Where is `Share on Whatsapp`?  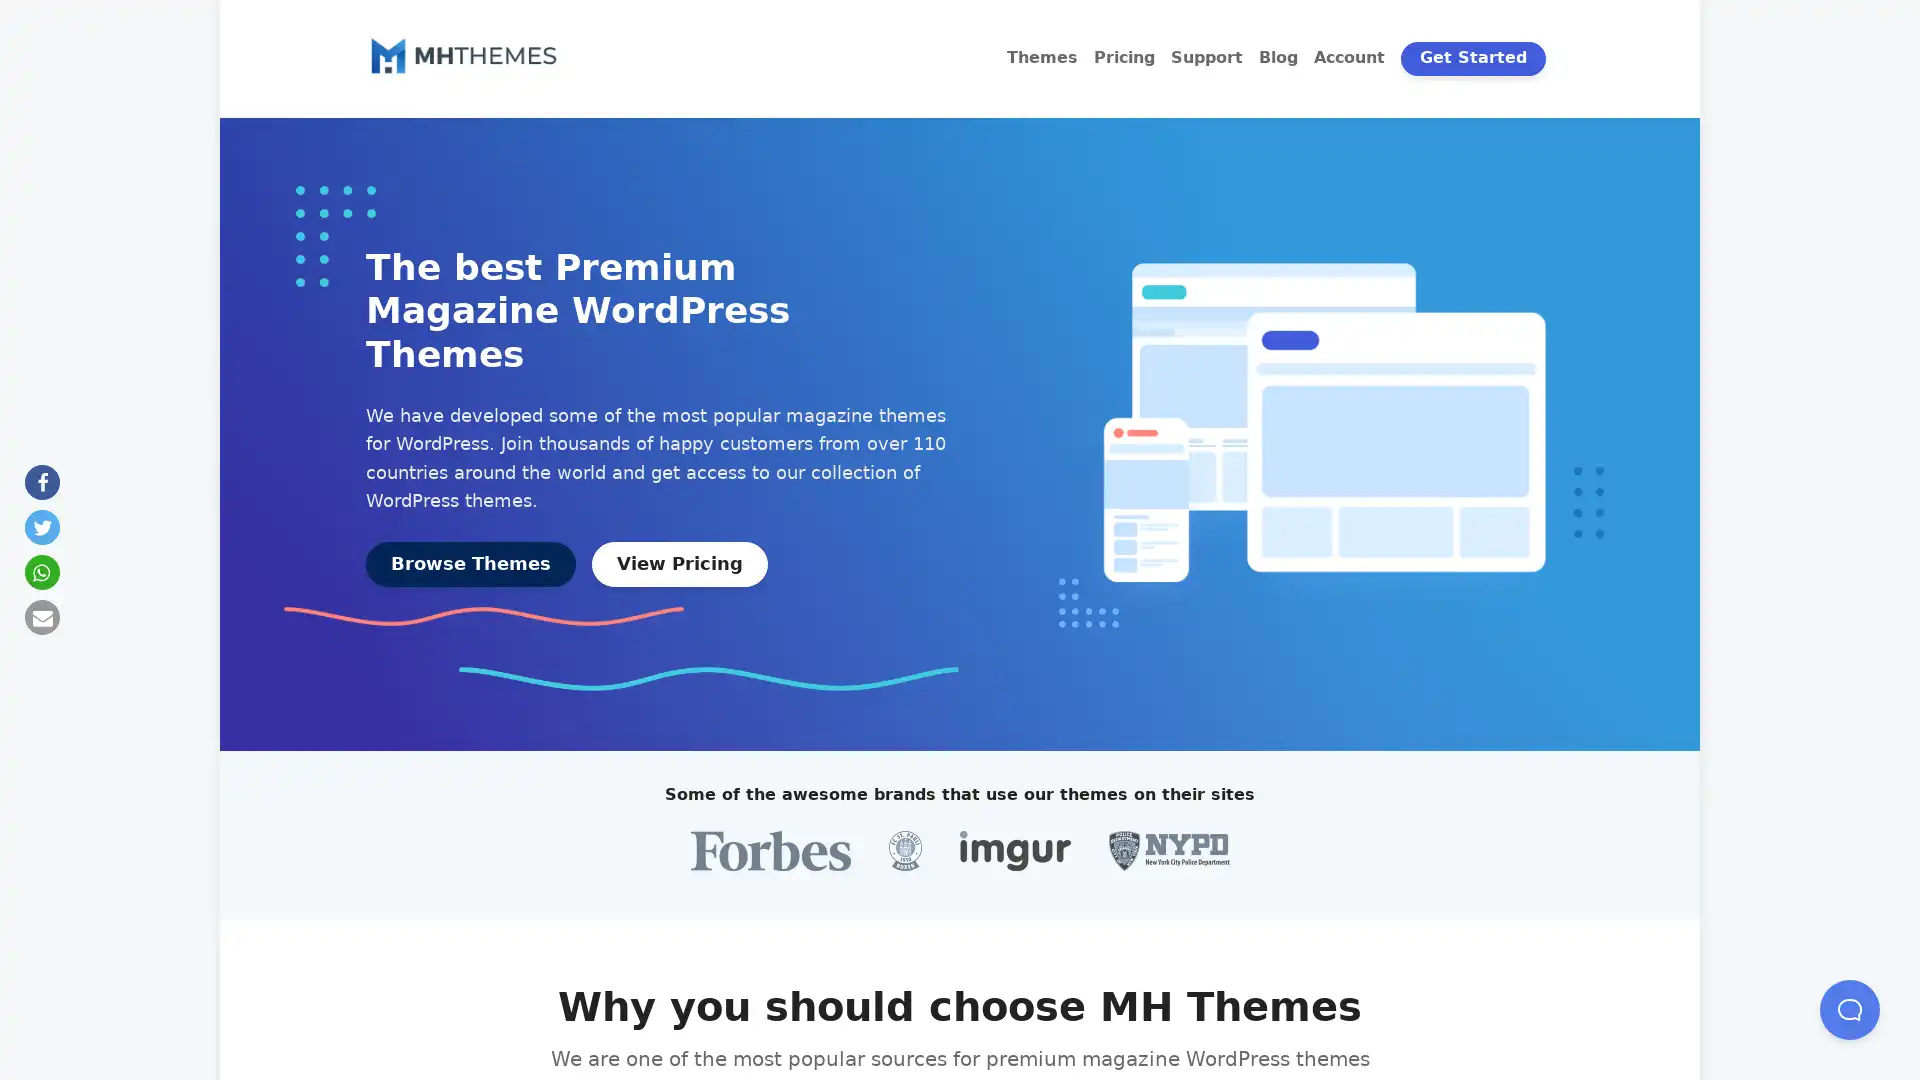 Share on Whatsapp is located at coordinates (42, 572).